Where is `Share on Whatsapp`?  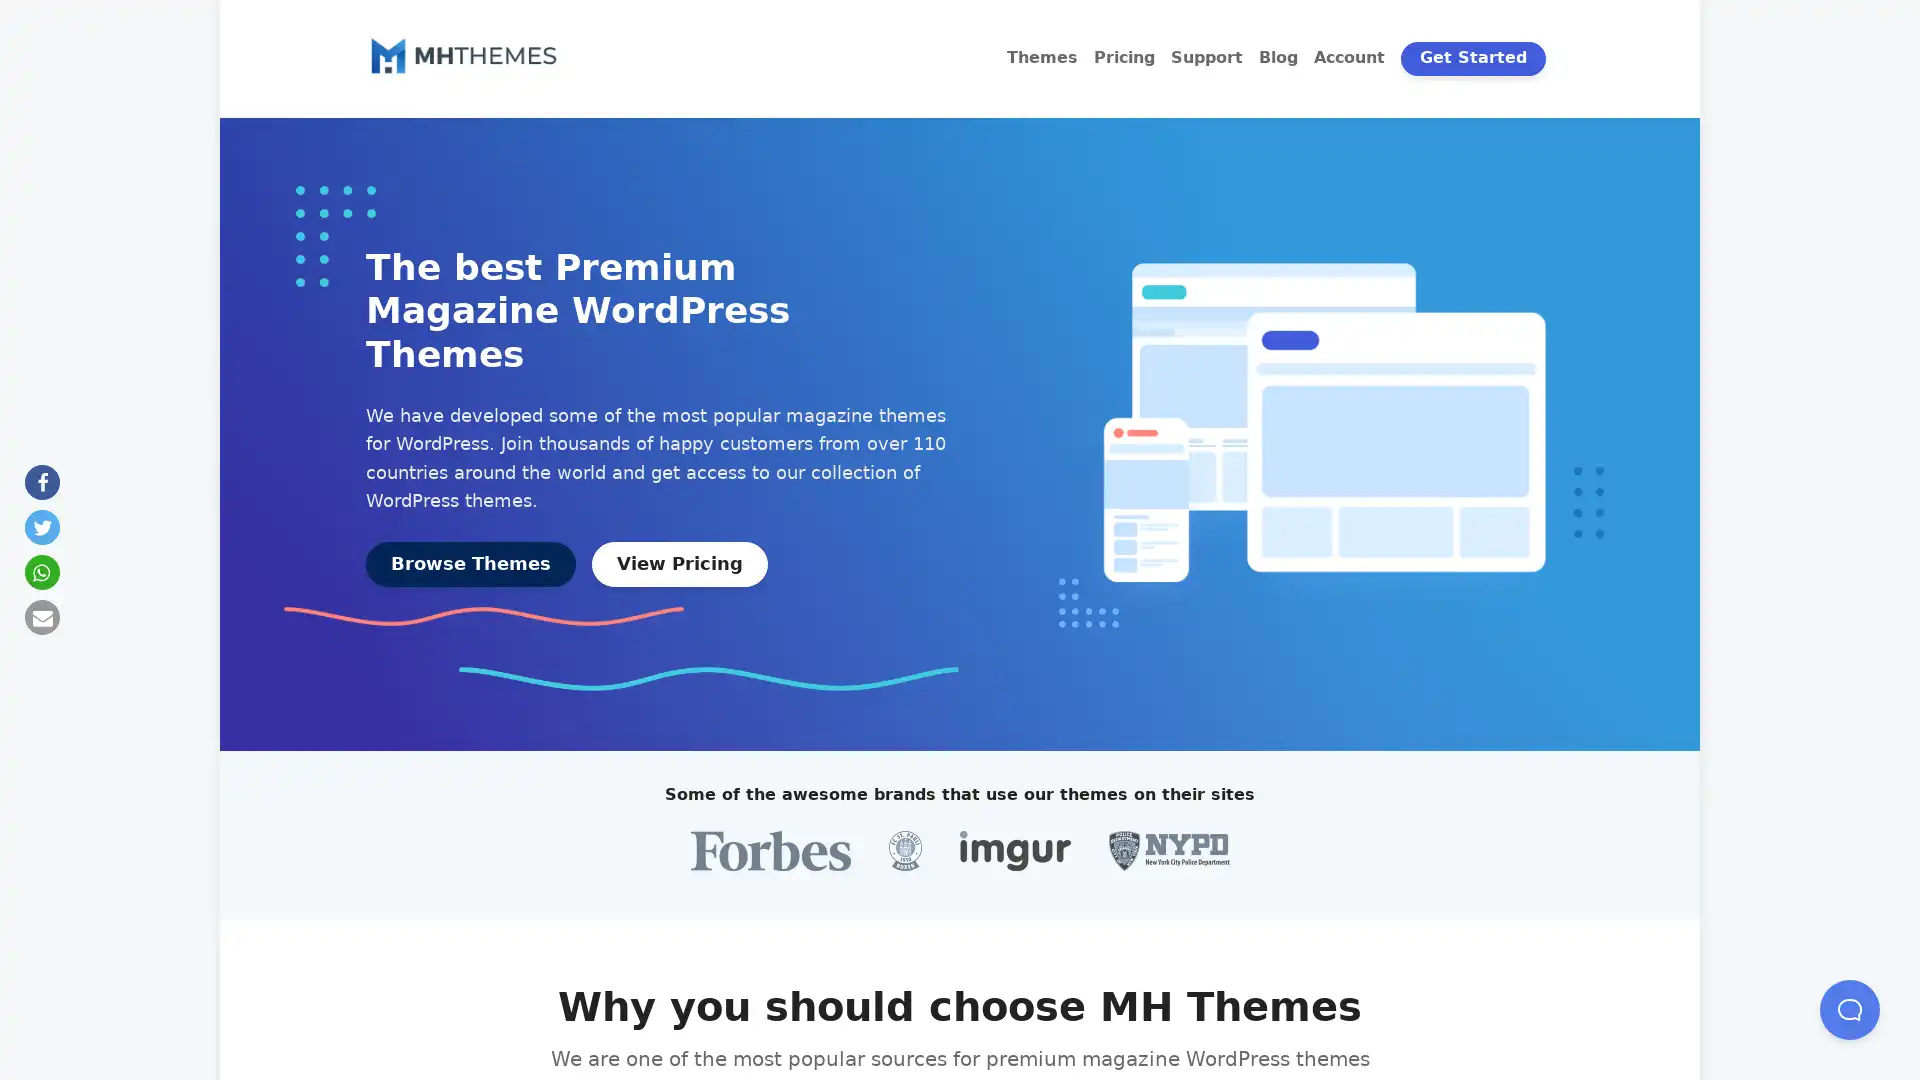 Share on Whatsapp is located at coordinates (42, 572).